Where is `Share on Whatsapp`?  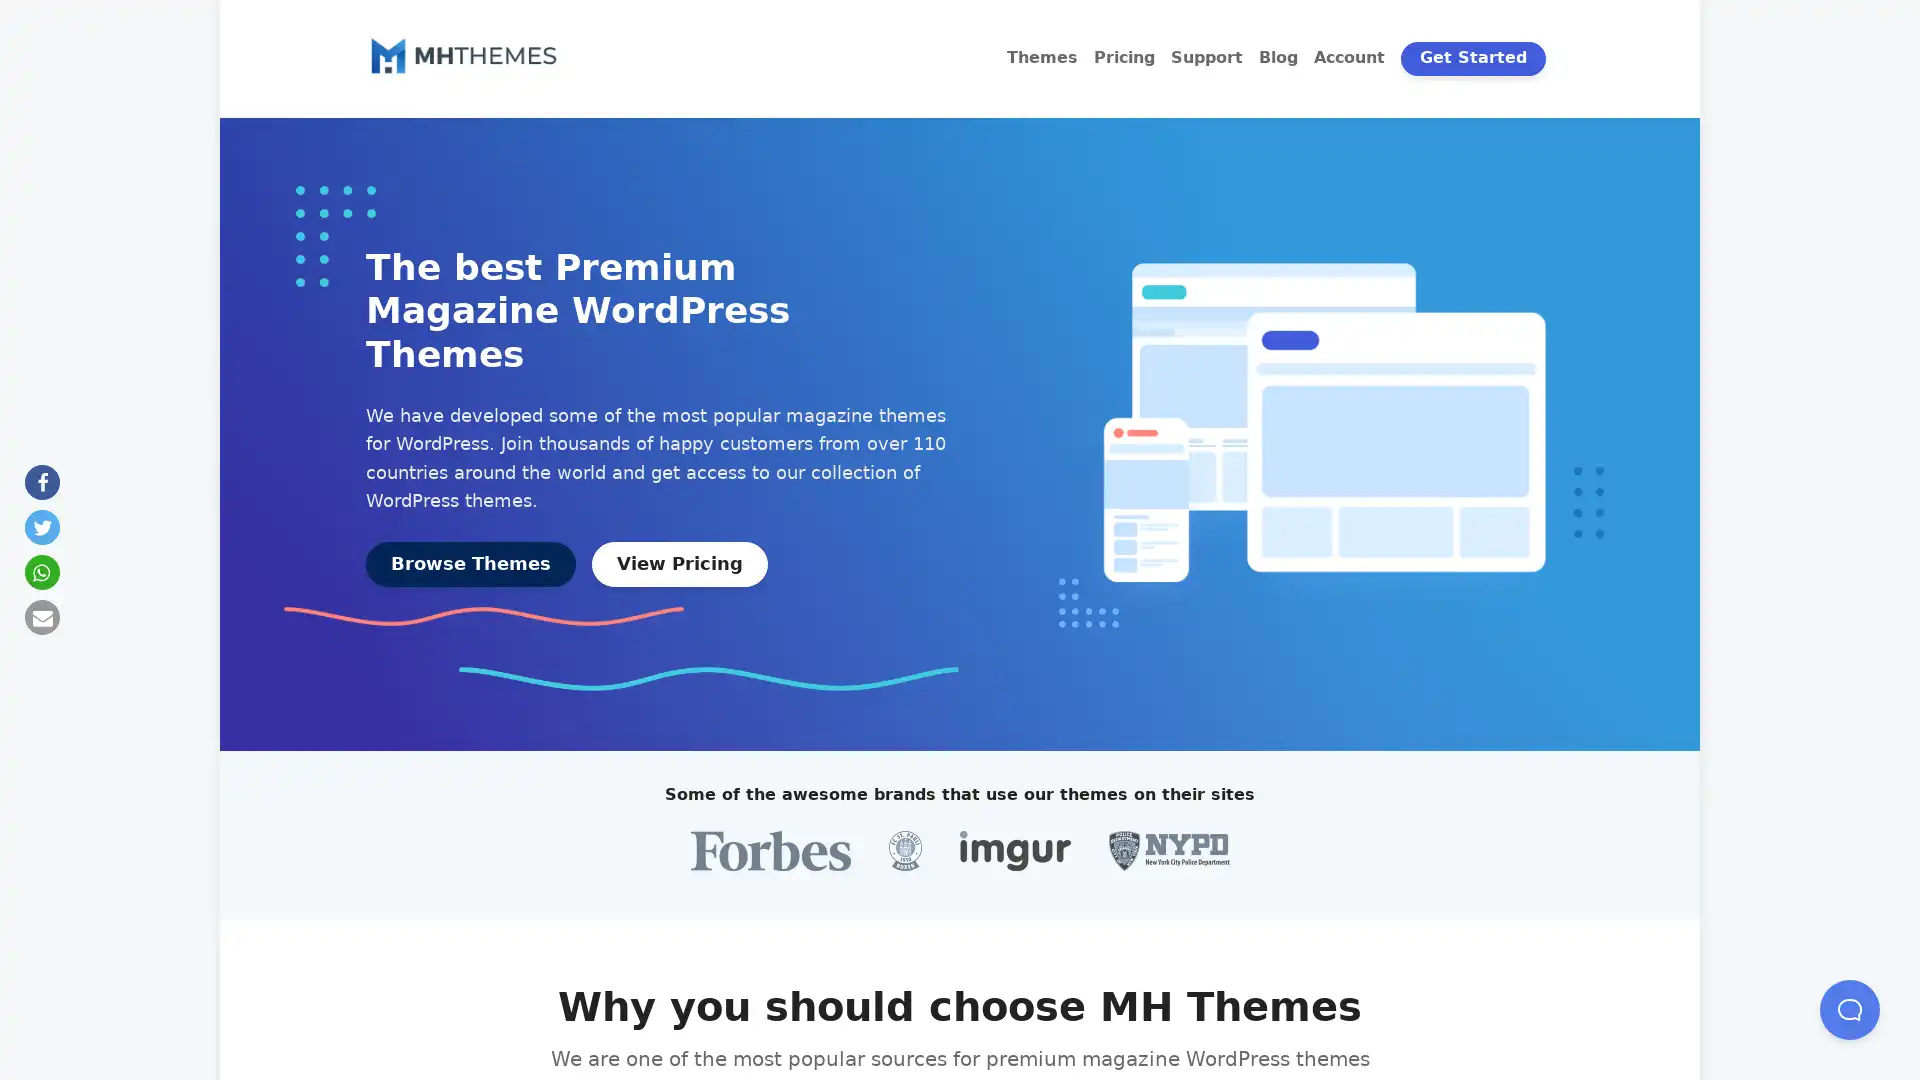 Share on Whatsapp is located at coordinates (42, 572).